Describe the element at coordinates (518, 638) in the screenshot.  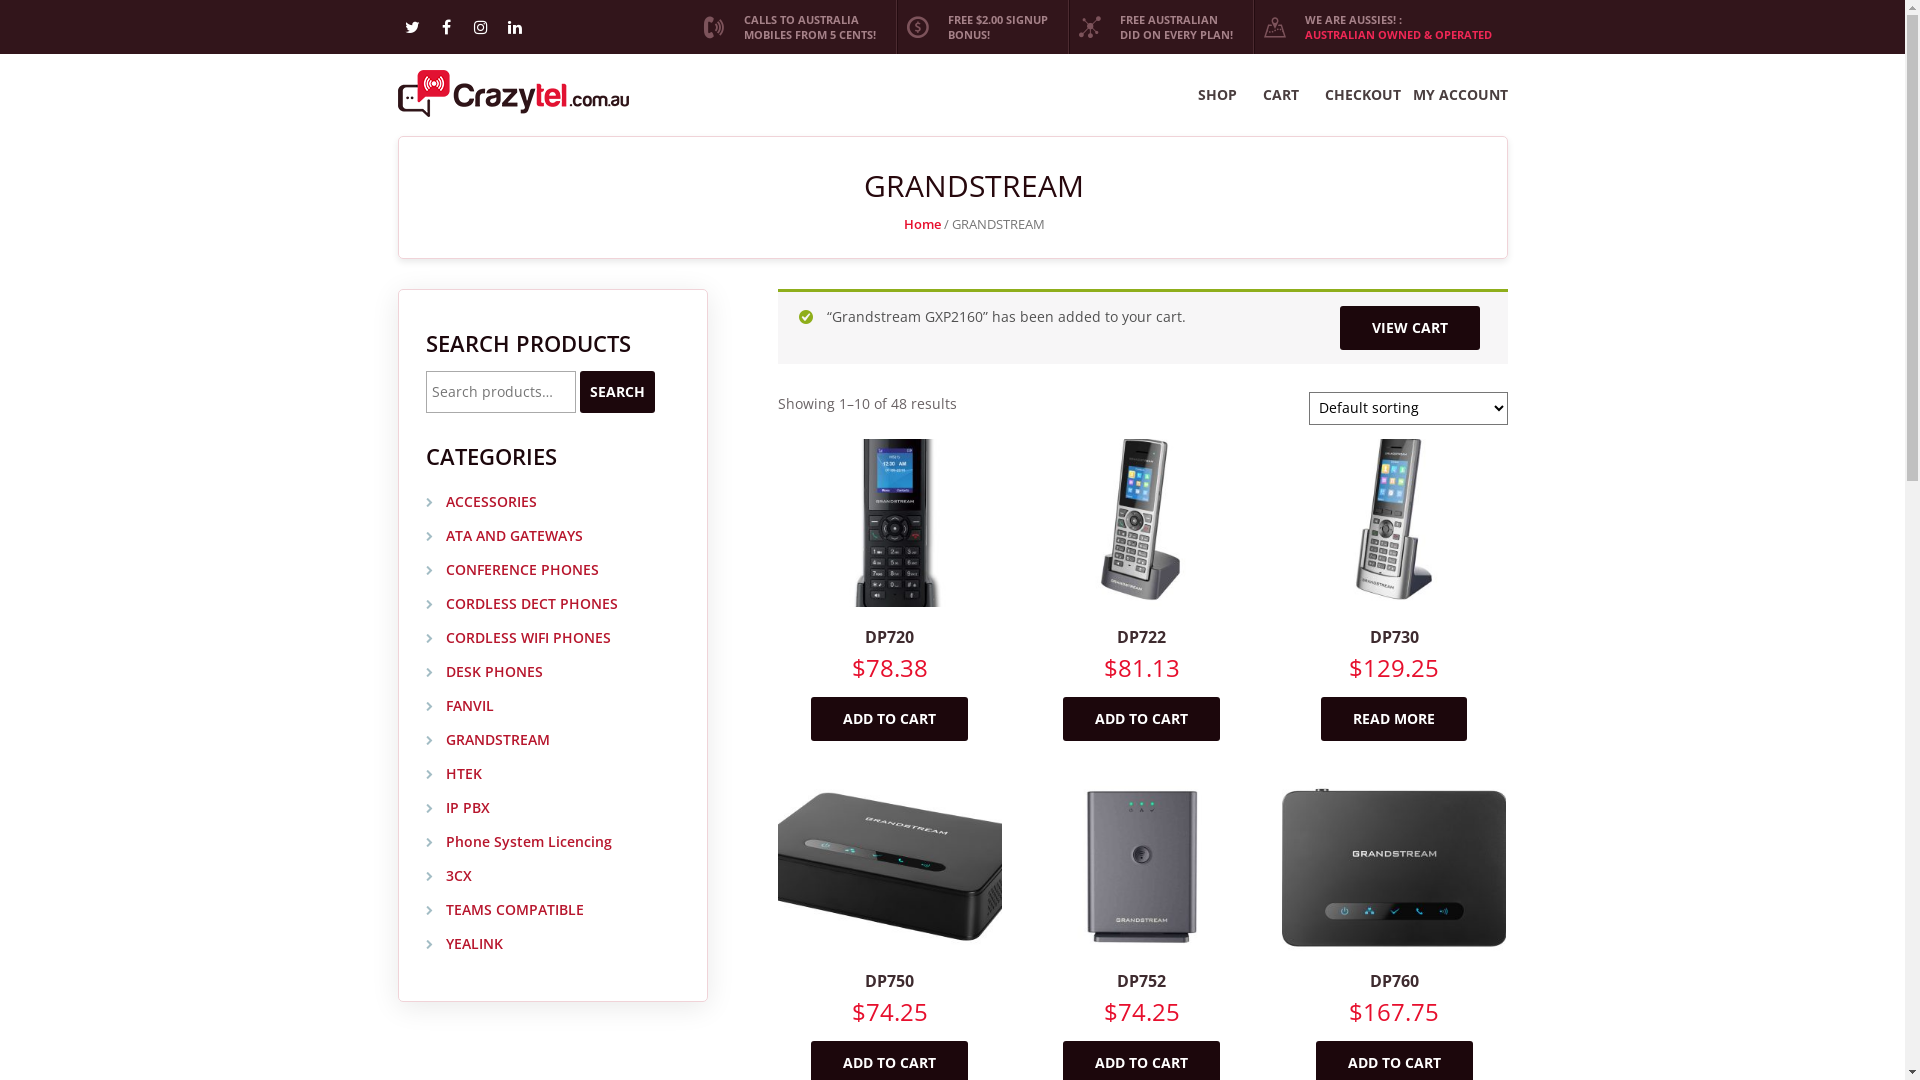
I see `'CORDLESS WIFI PHONES'` at that location.